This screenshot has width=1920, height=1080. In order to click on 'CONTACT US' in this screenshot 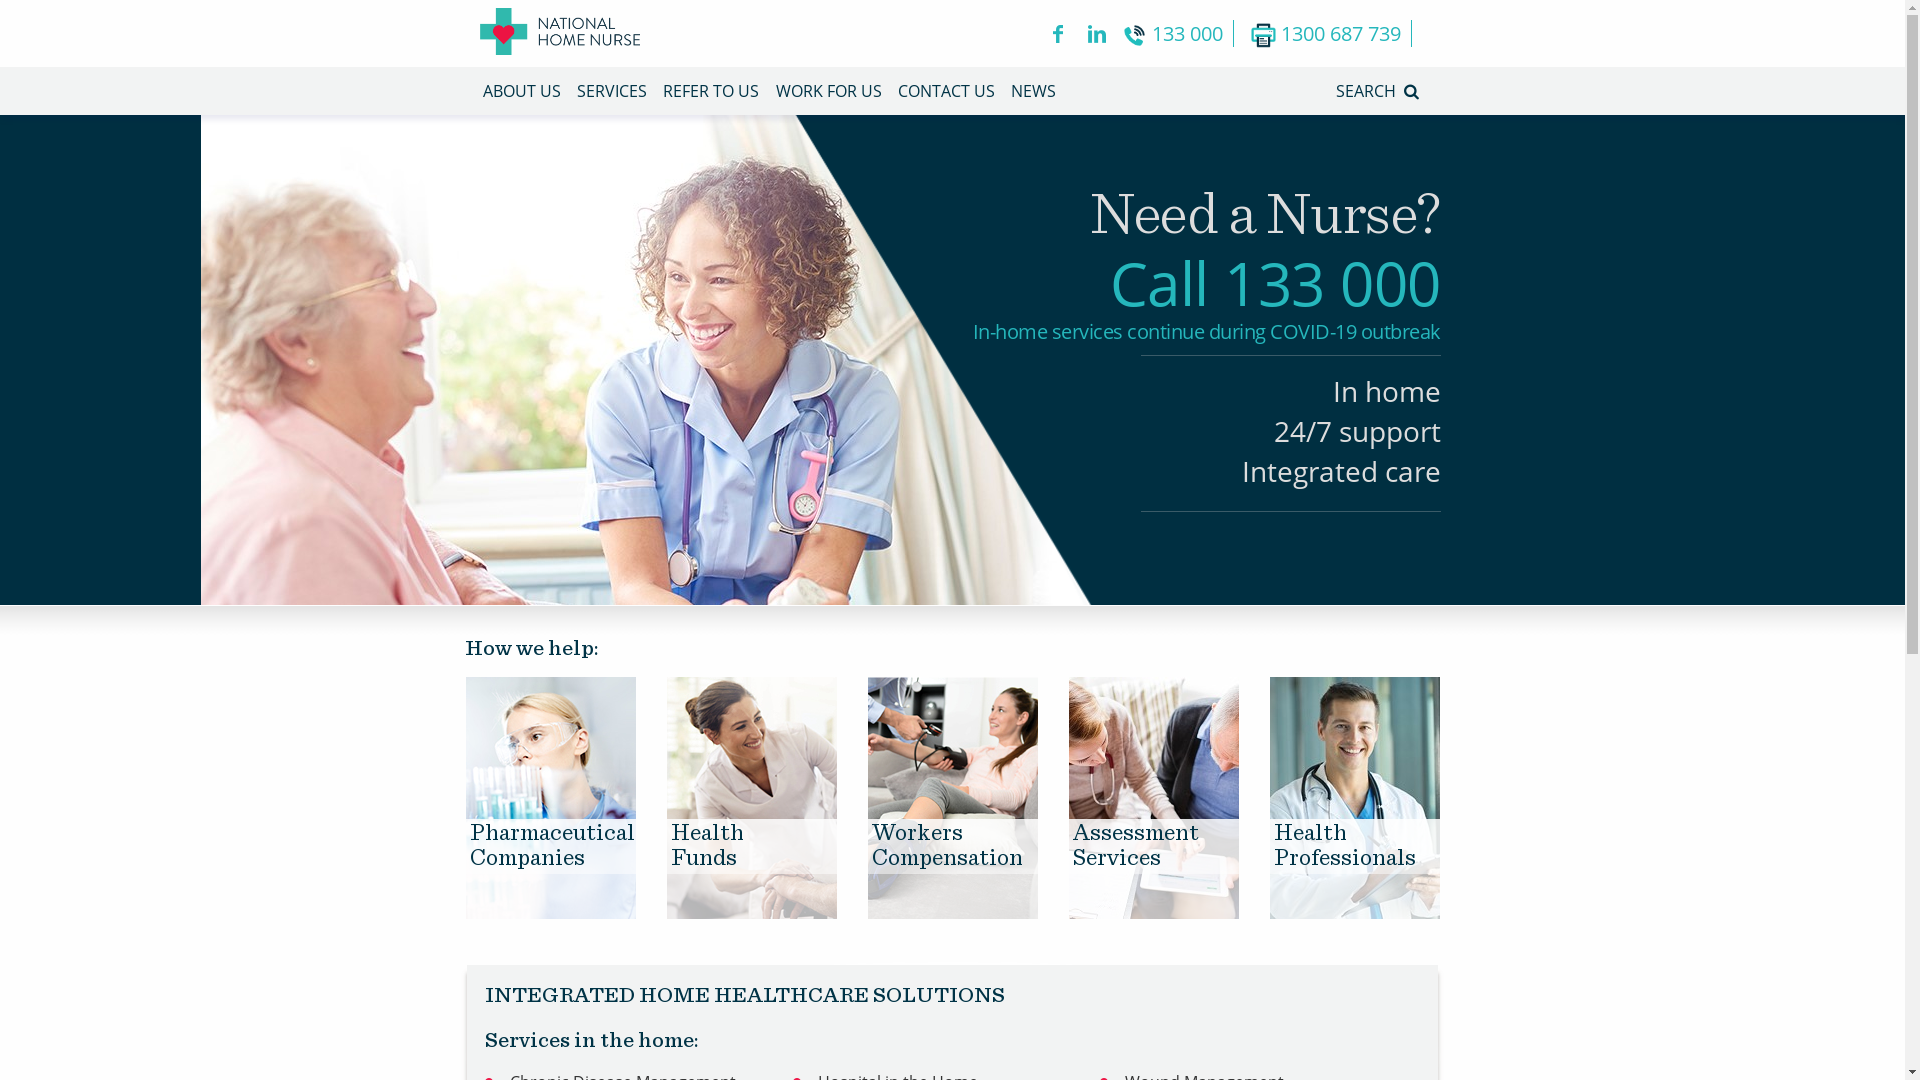, I will do `click(945, 91)`.